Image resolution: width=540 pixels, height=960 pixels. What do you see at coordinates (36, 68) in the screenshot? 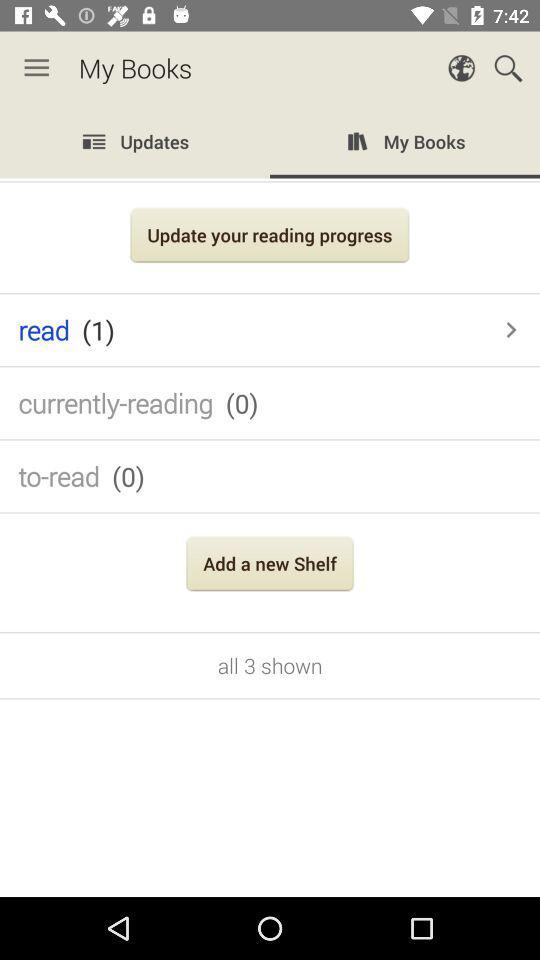
I see `icon next to my books` at bounding box center [36, 68].